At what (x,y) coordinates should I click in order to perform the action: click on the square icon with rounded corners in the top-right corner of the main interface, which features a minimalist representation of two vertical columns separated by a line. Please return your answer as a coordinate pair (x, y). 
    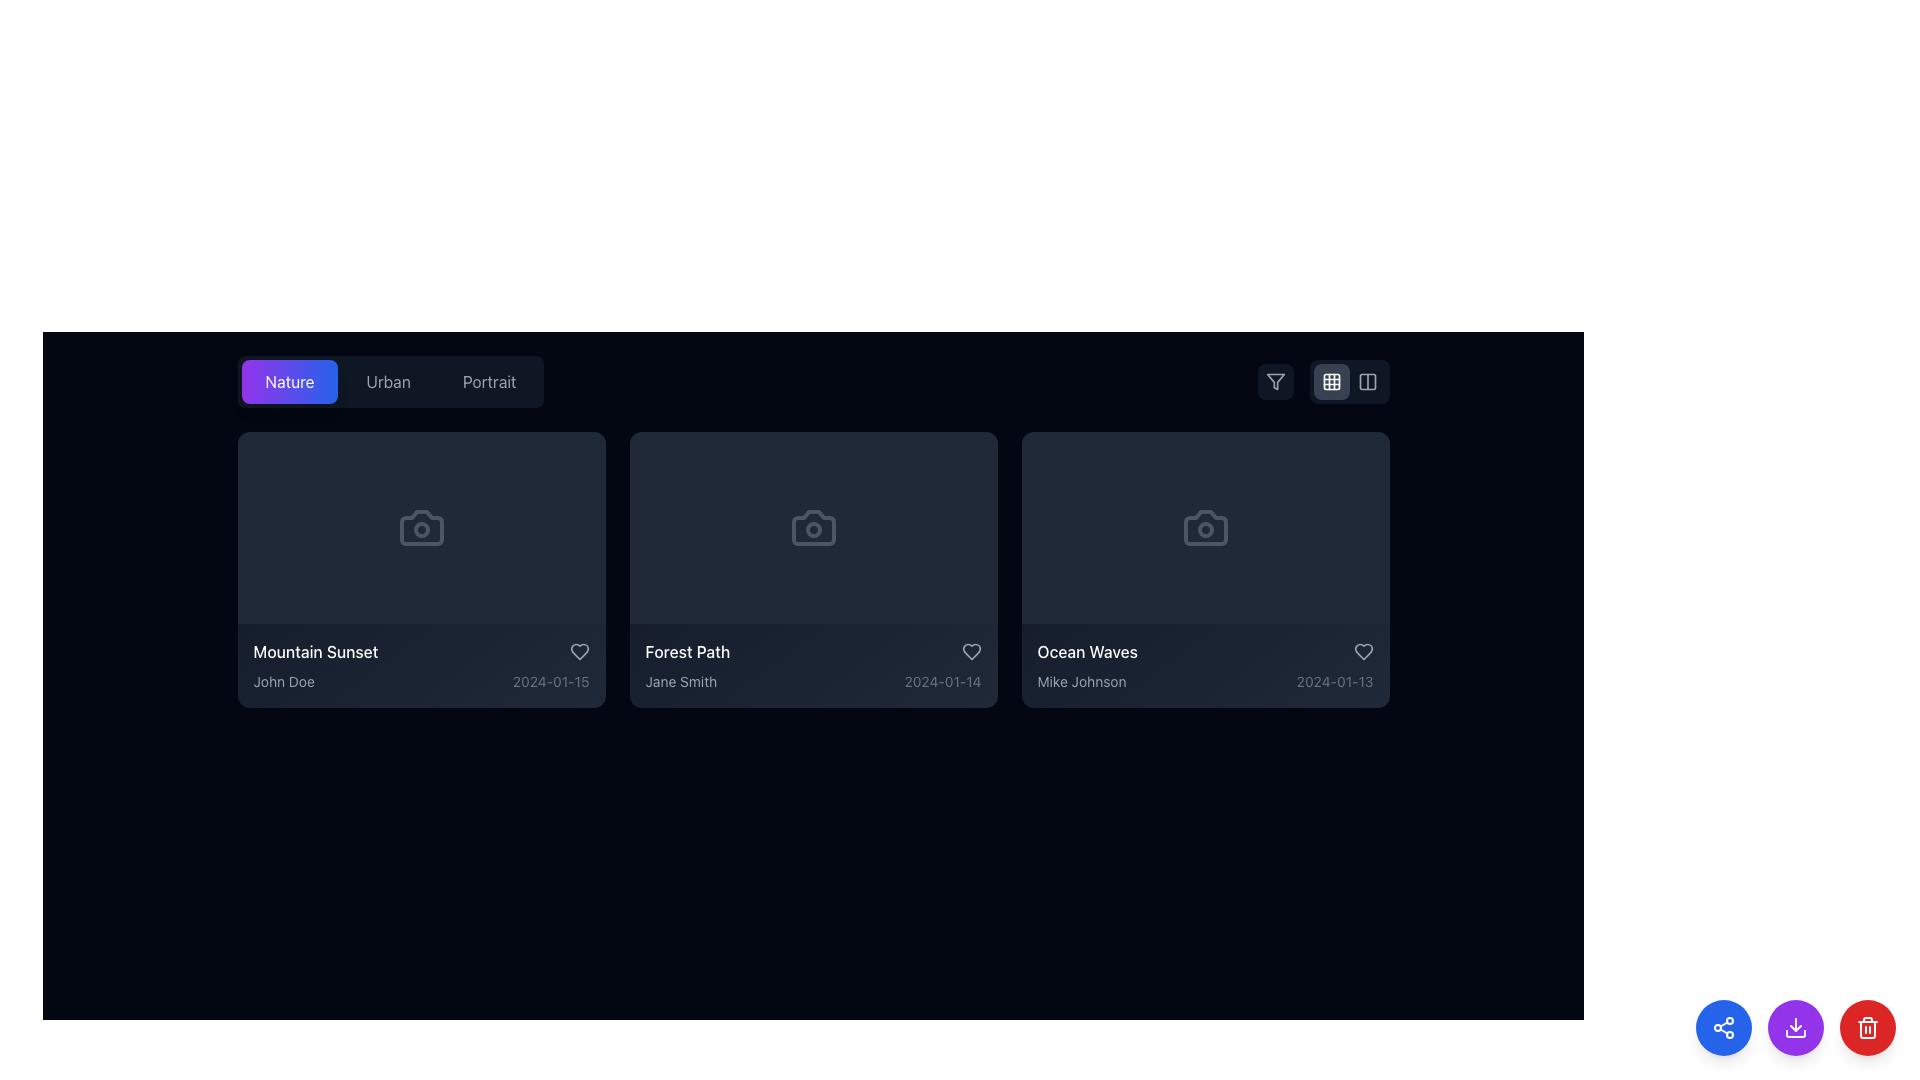
    Looking at the image, I should click on (1366, 381).